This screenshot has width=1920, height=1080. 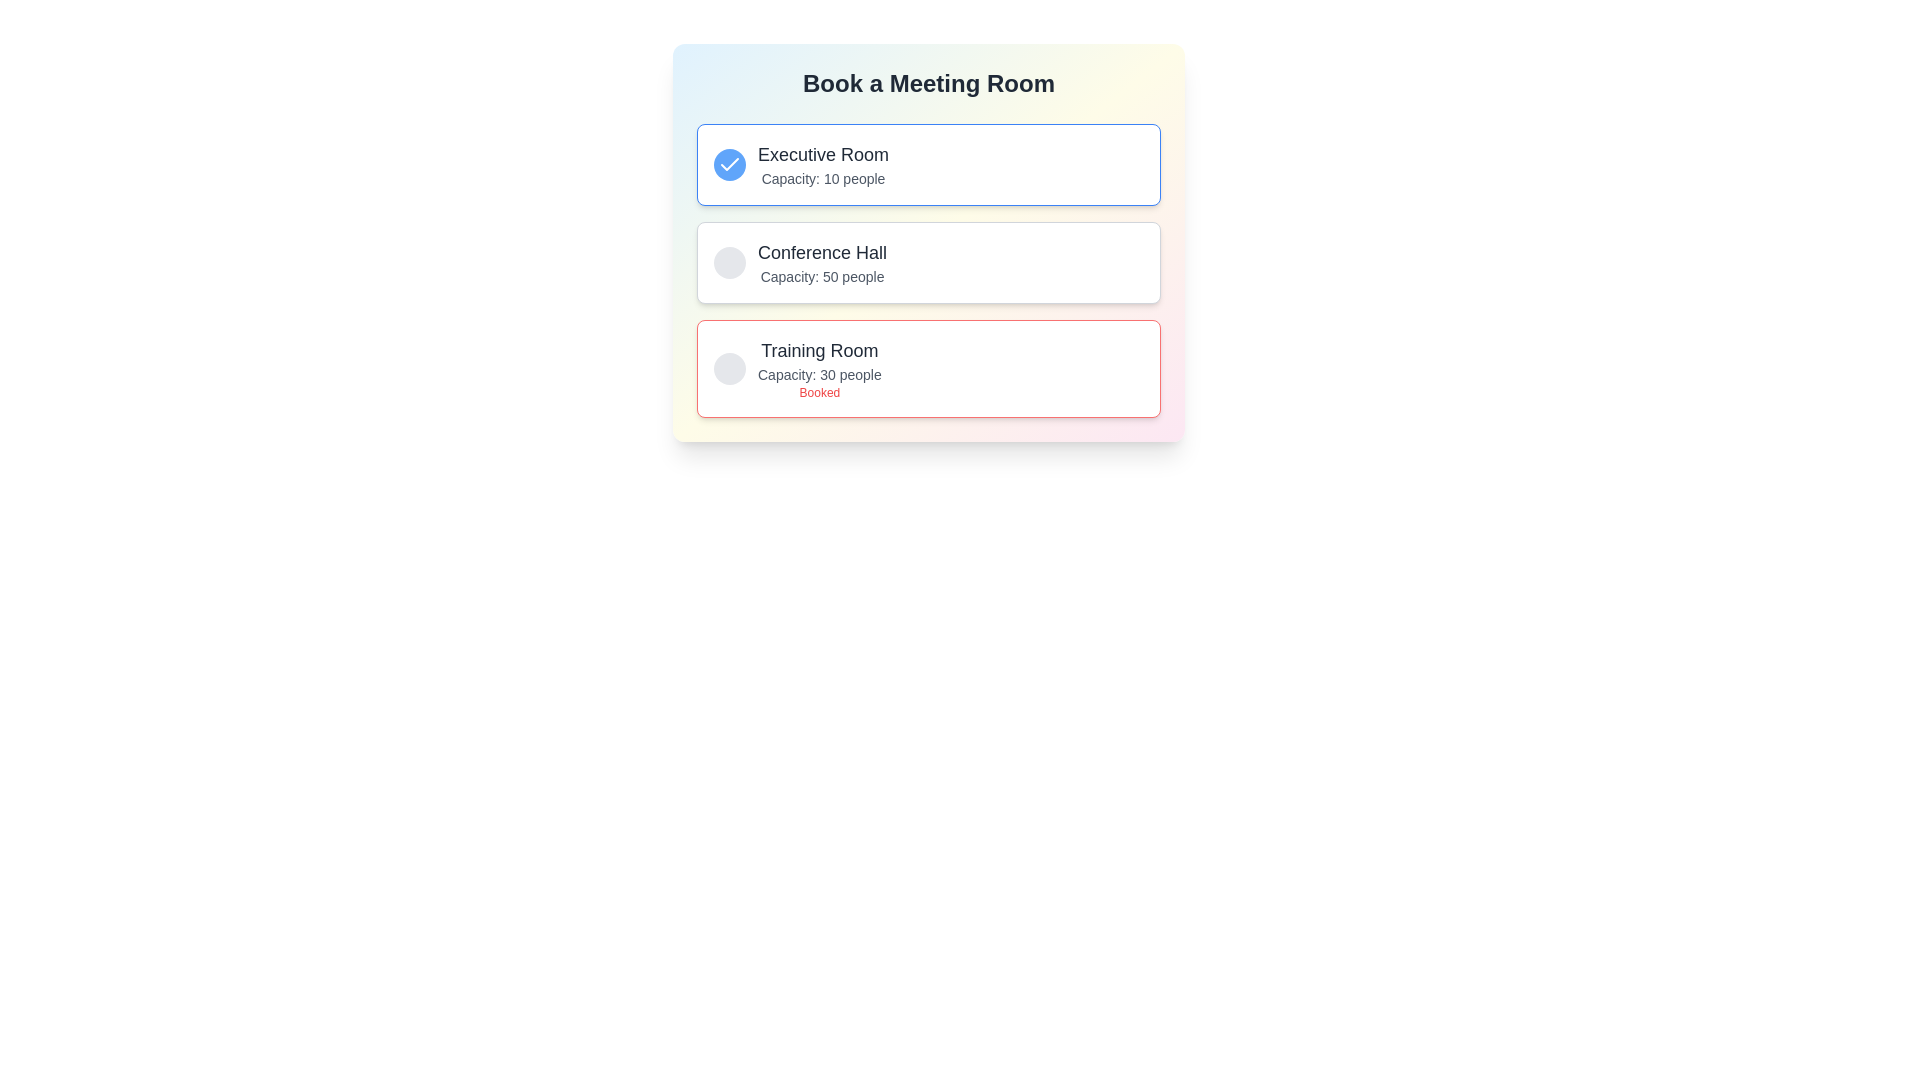 What do you see at coordinates (928, 369) in the screenshot?
I see `the 'Training Room' informational card located at the bottom of the vertical list` at bounding box center [928, 369].